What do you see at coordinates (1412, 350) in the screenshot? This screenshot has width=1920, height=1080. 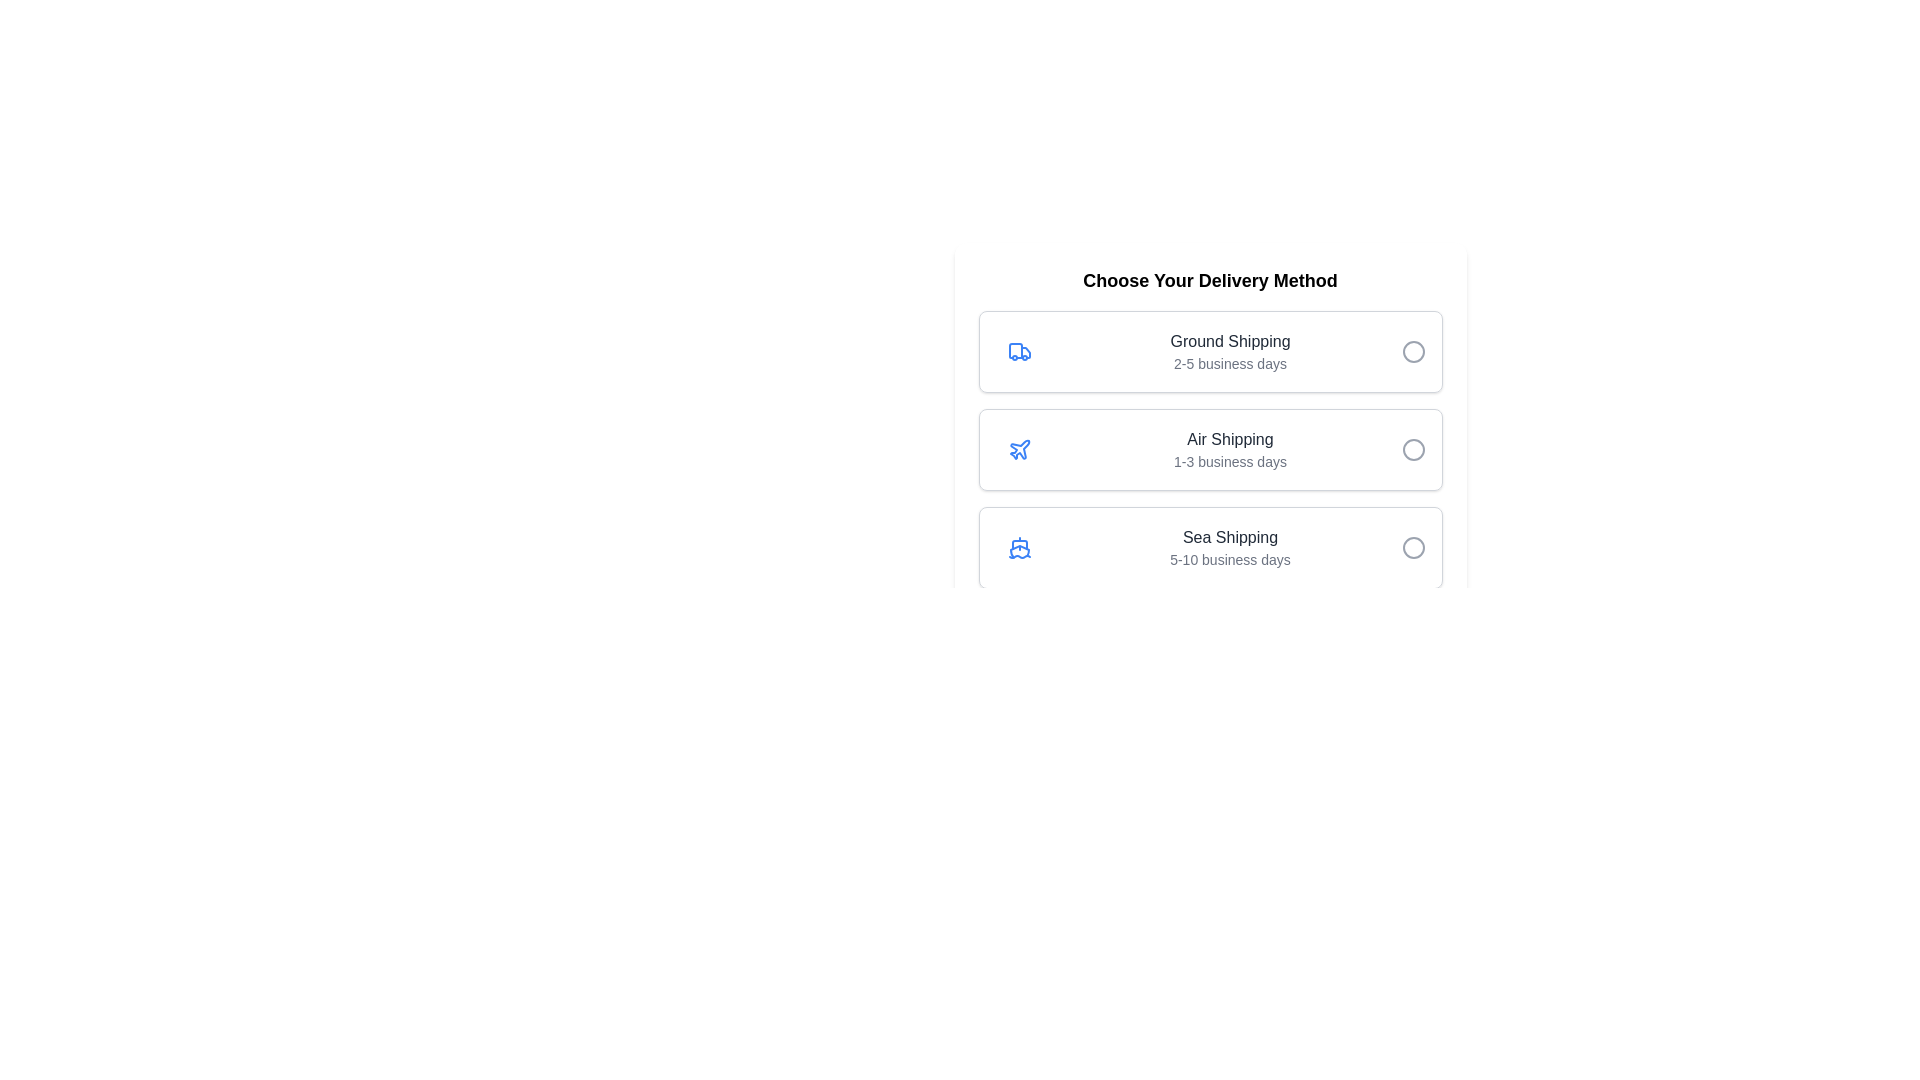 I see `the radio button for the 'Ground Shipping' option, which is styled as a circular component with a gray border and indicates the selected state` at bounding box center [1412, 350].